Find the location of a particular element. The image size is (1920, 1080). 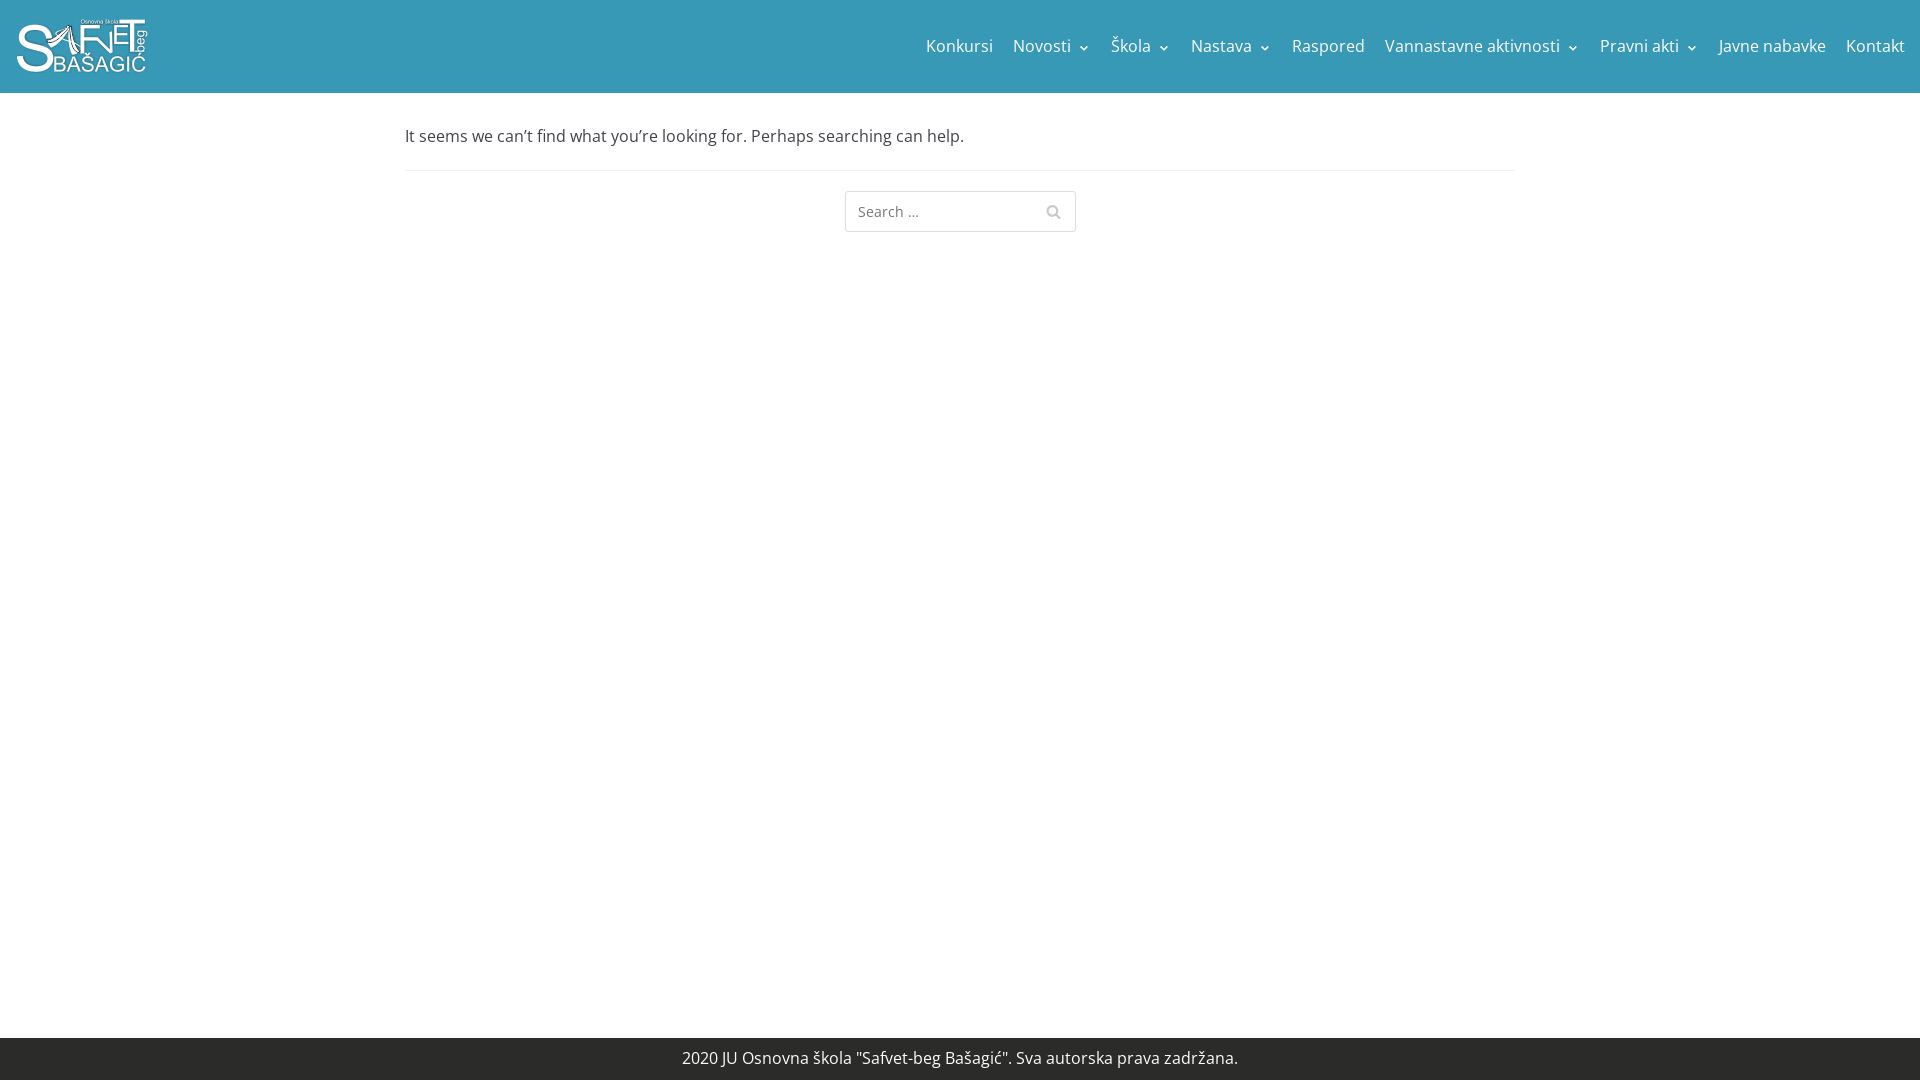

'Search' is located at coordinates (1051, 211).